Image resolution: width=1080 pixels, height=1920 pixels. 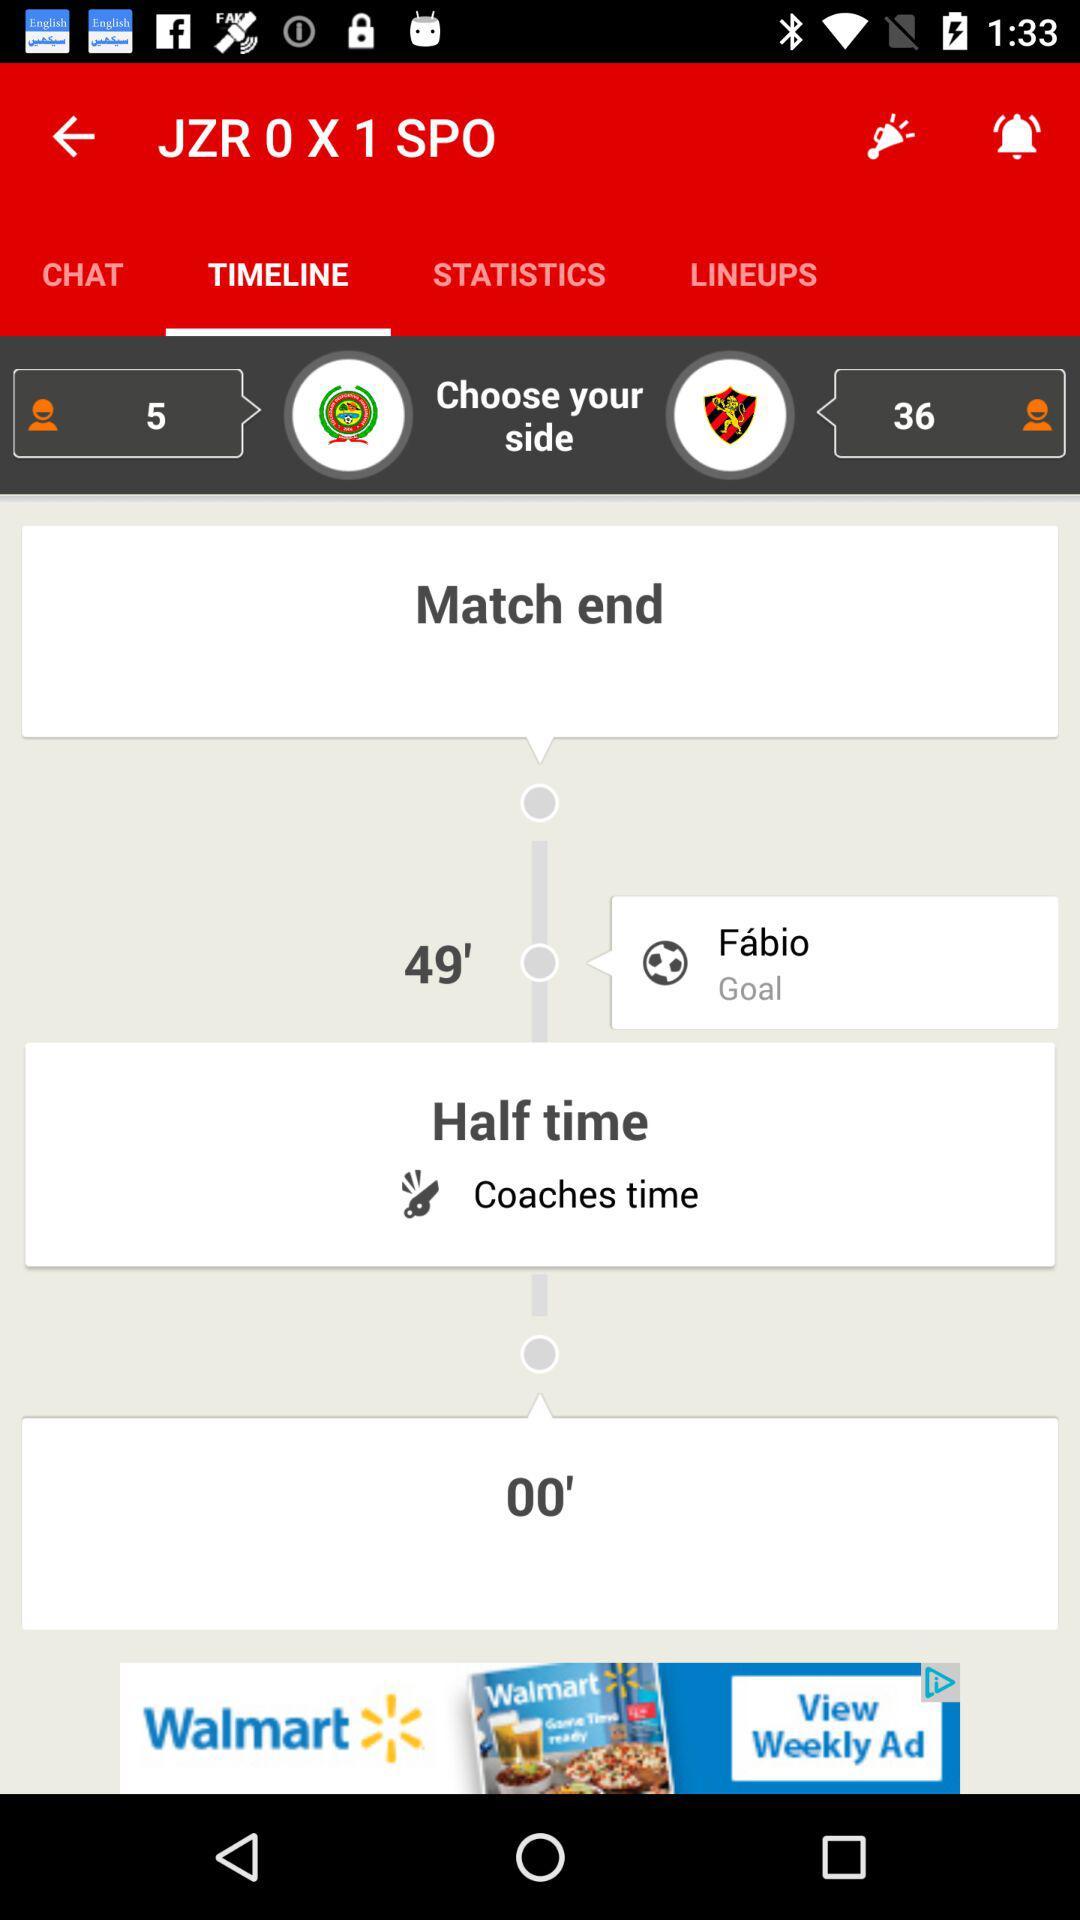 What do you see at coordinates (518, 272) in the screenshot?
I see `timeline beside right side option` at bounding box center [518, 272].